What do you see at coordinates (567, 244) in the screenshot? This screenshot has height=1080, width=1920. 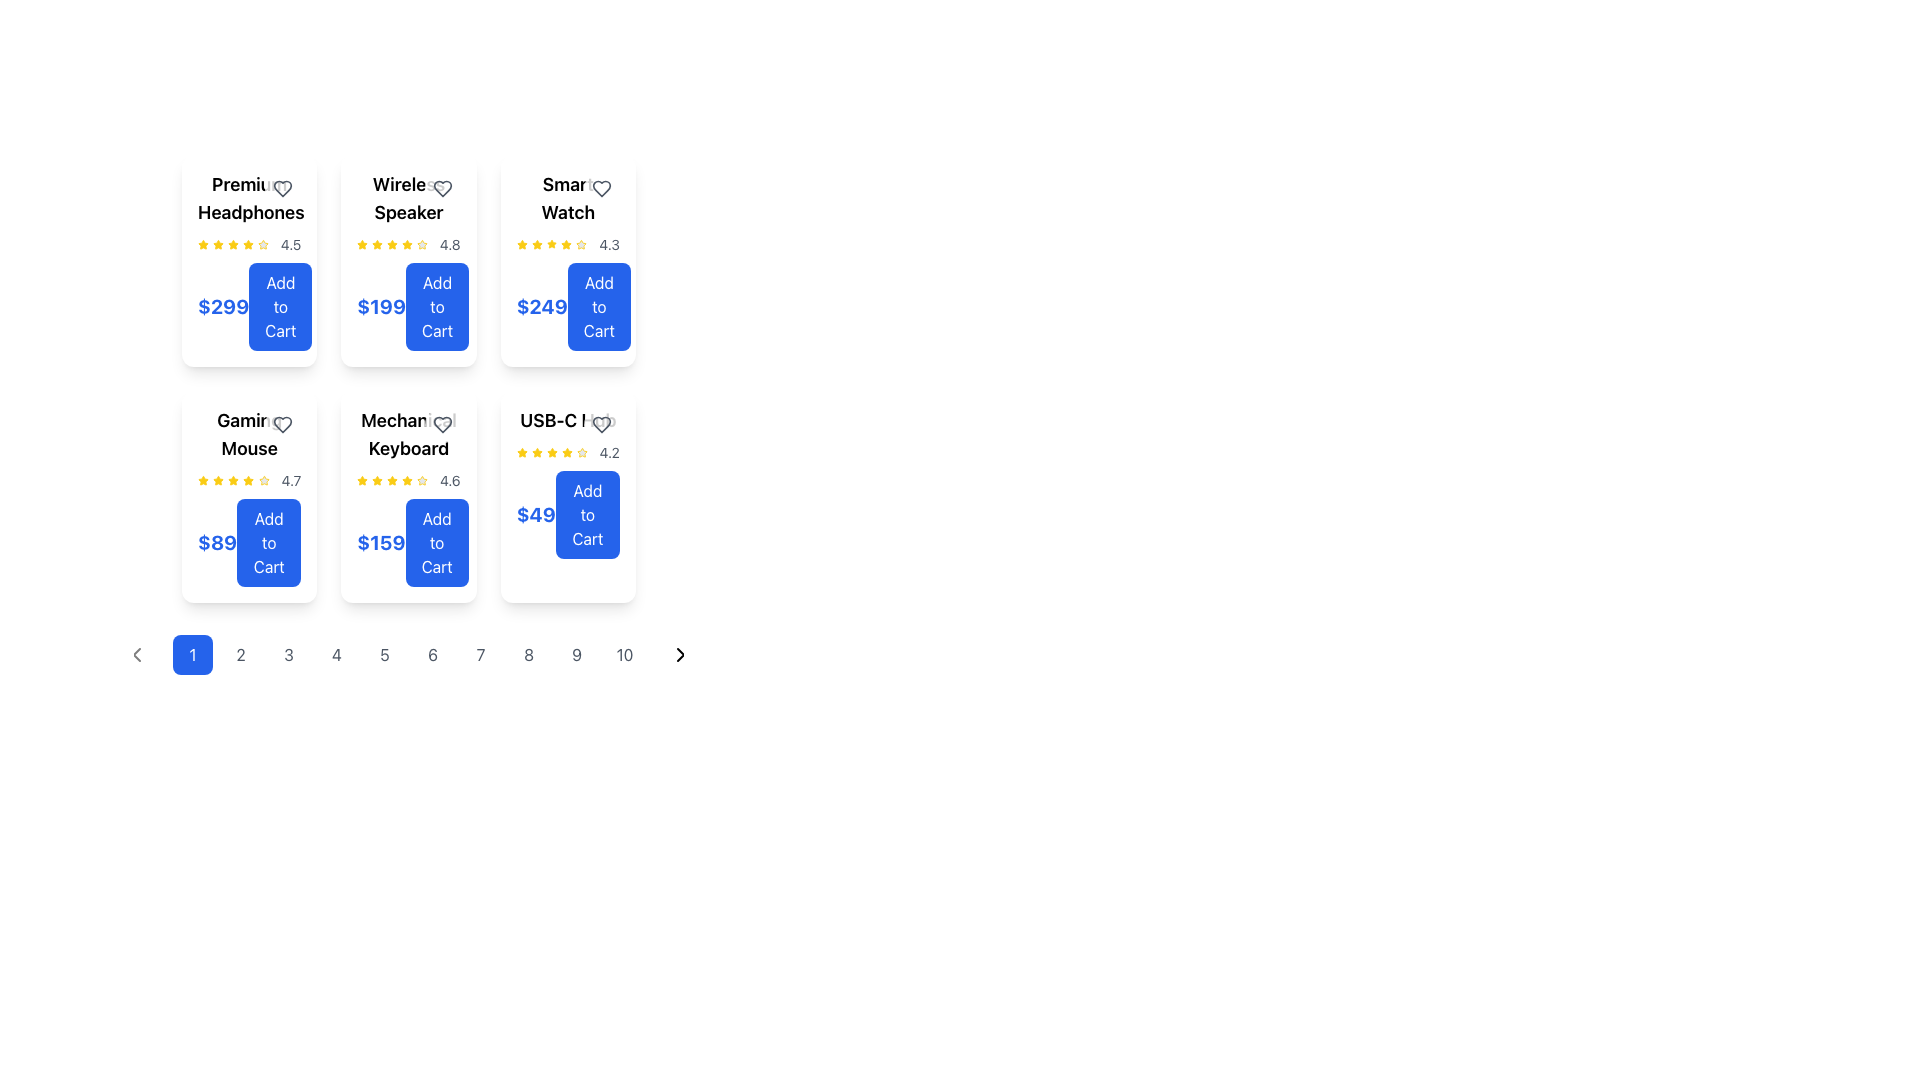 I see `the Rating display for the 'Smart Watch' item, which is located in the third card from the left in the top row, directly below the title and above the price and 'Add to Cart' button` at bounding box center [567, 244].